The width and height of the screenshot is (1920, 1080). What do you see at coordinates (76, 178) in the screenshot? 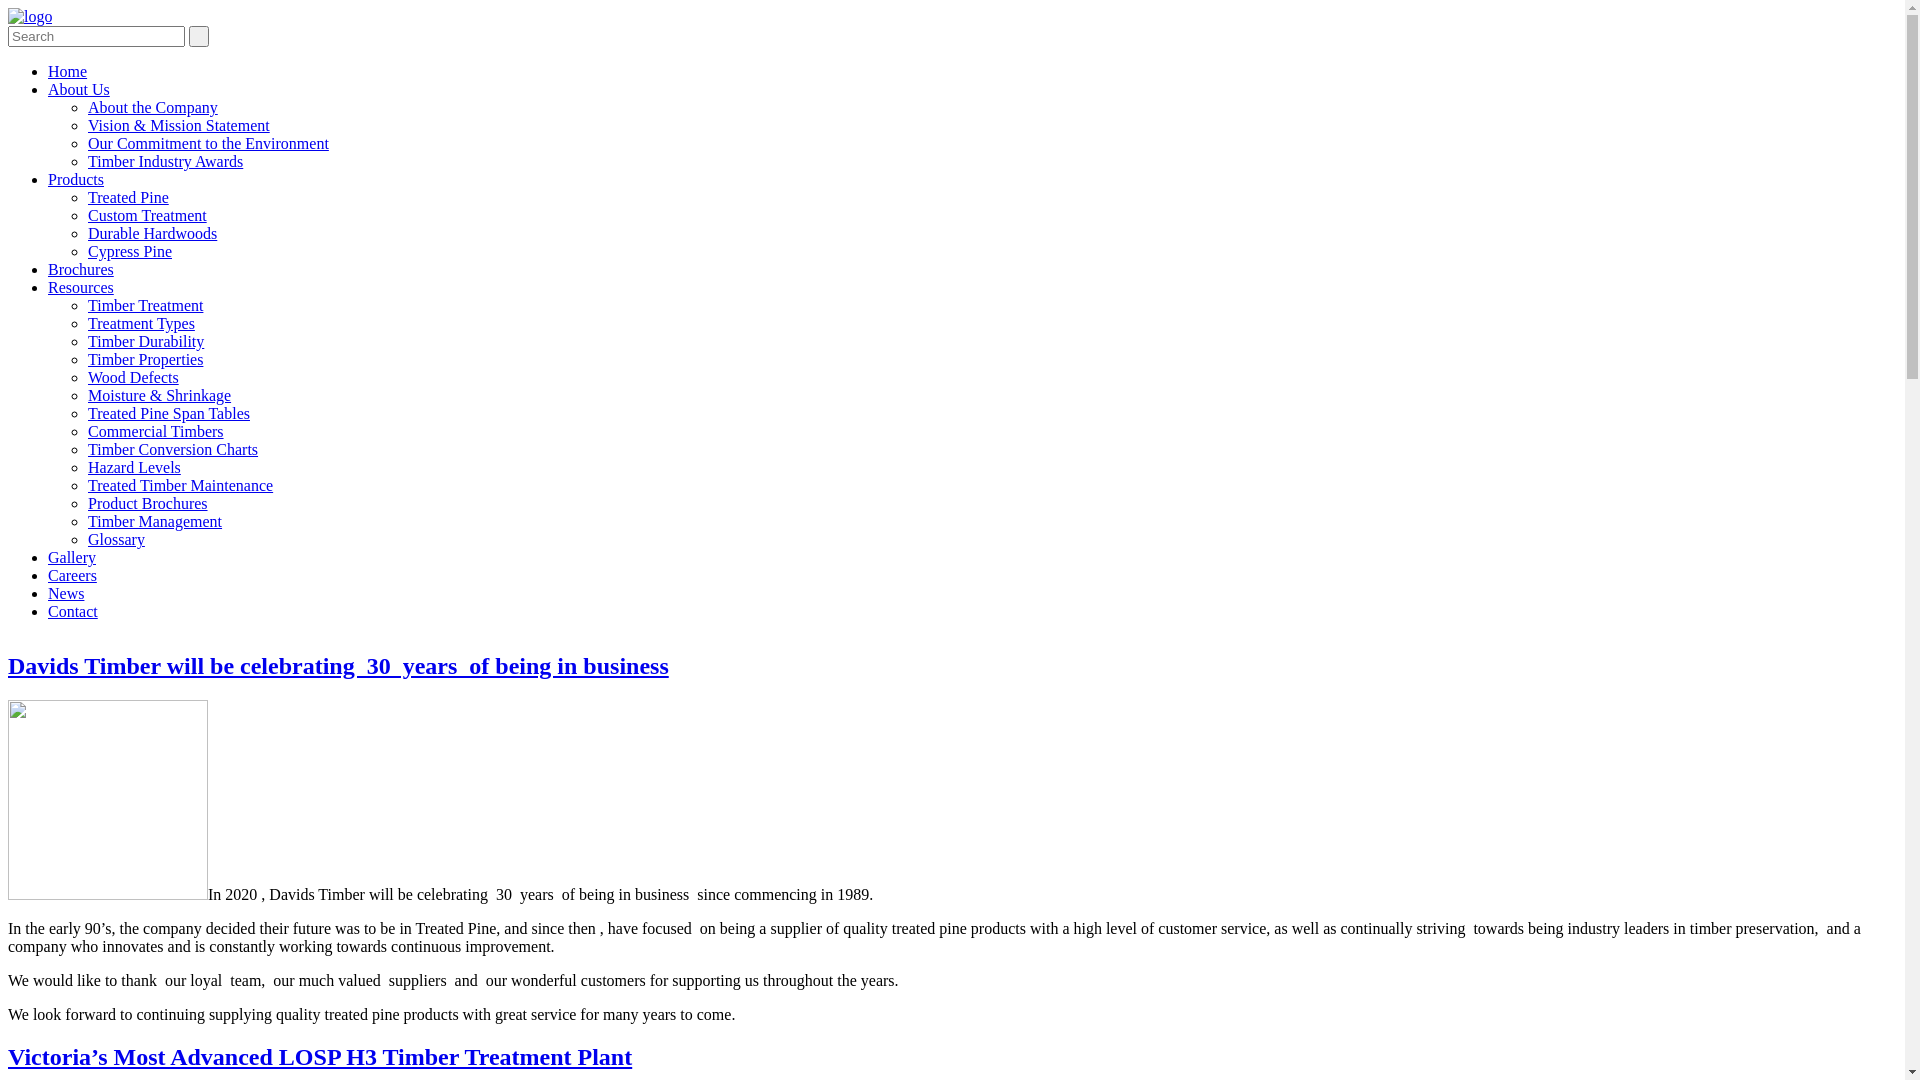
I see `'Products'` at bounding box center [76, 178].